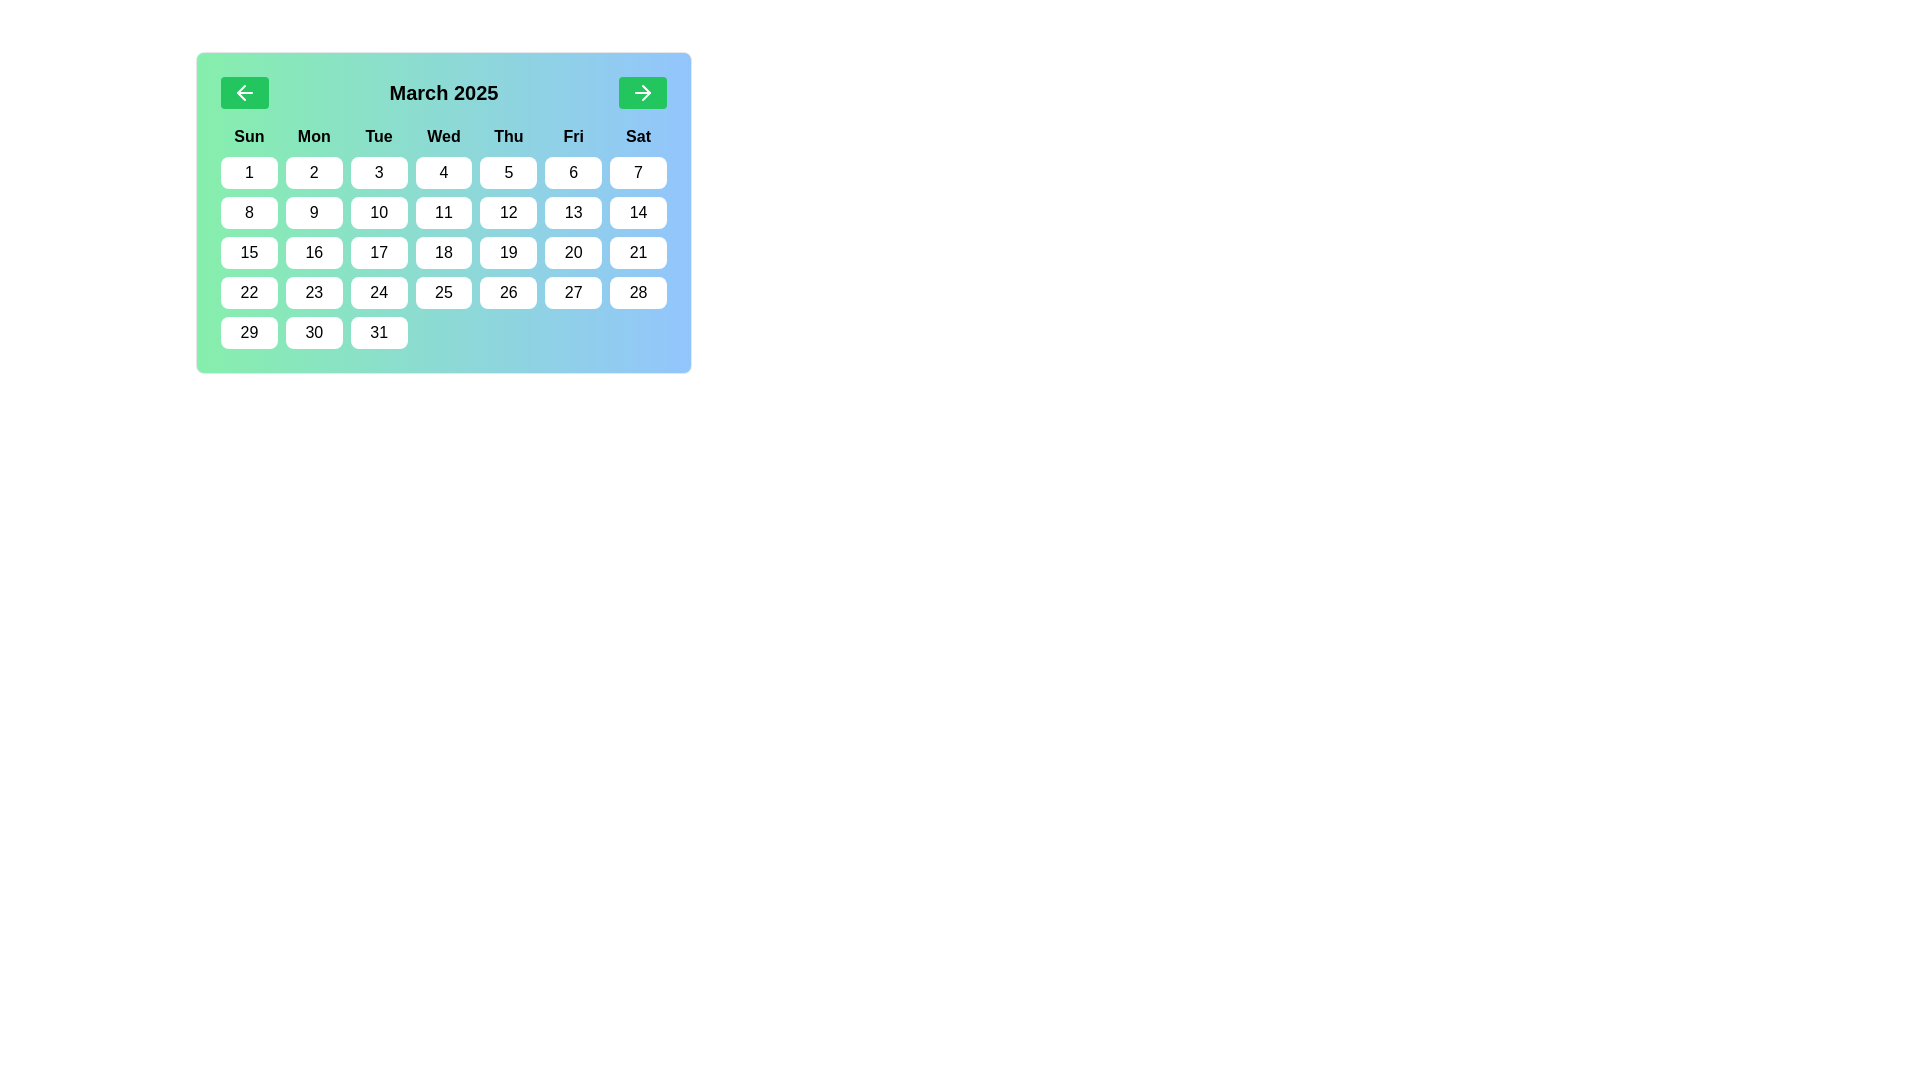 Image resolution: width=1920 pixels, height=1080 pixels. Describe the element at coordinates (313, 252) in the screenshot. I see `the button displaying '16' in the center of a white rounded rectangle` at that location.